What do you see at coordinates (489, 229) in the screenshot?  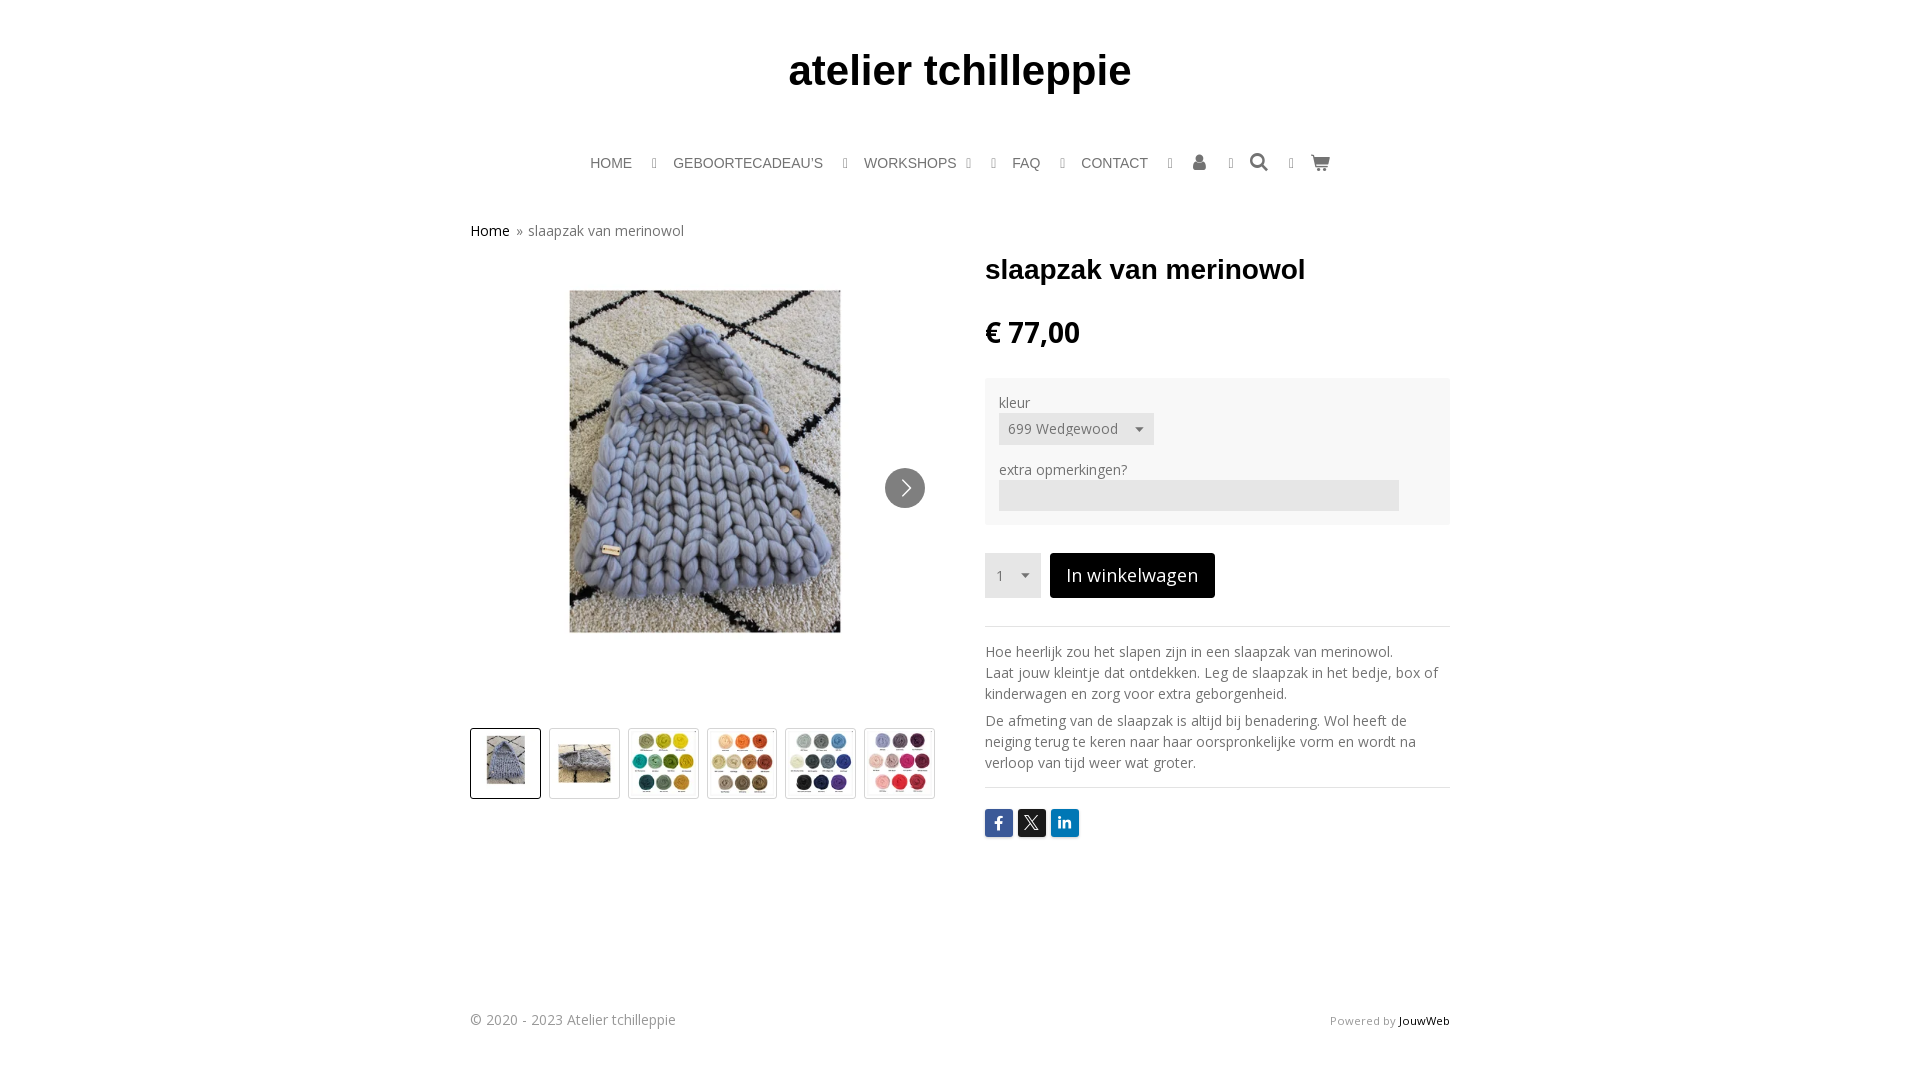 I see `'Home'` at bounding box center [489, 229].